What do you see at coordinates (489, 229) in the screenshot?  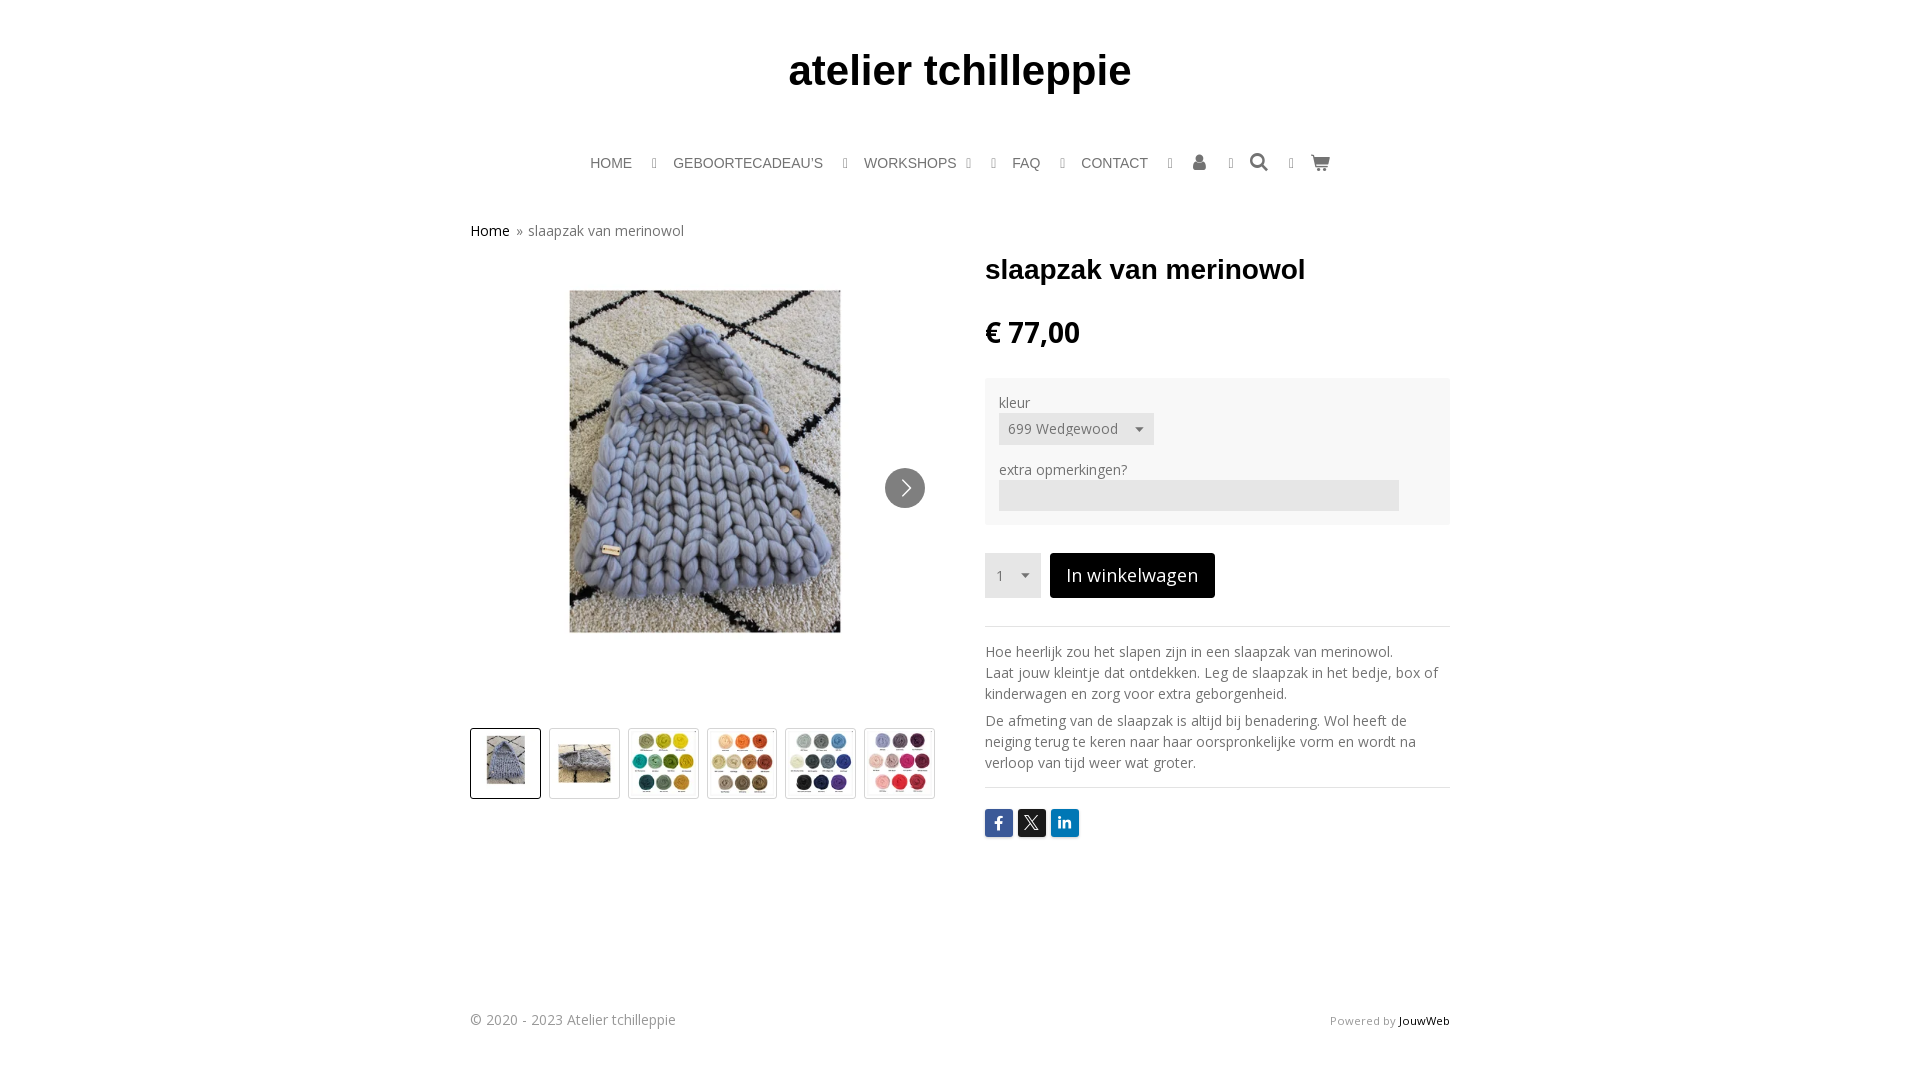 I see `'Home'` at bounding box center [489, 229].